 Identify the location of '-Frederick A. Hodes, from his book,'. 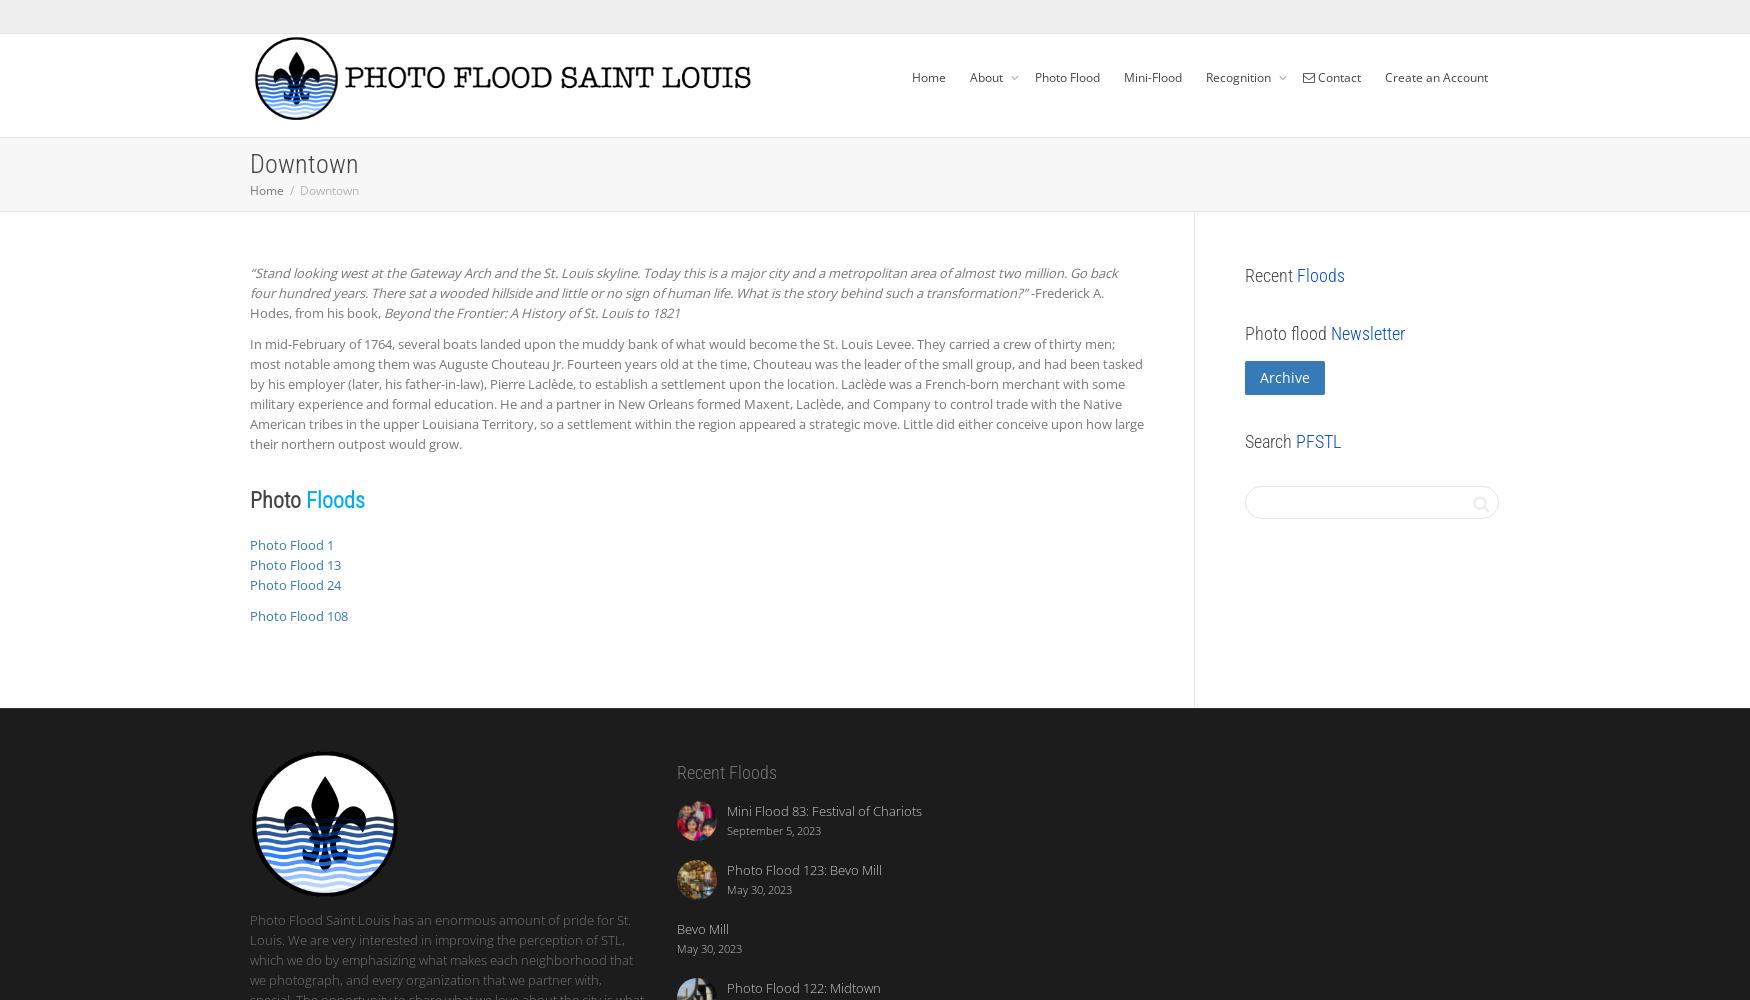
(676, 303).